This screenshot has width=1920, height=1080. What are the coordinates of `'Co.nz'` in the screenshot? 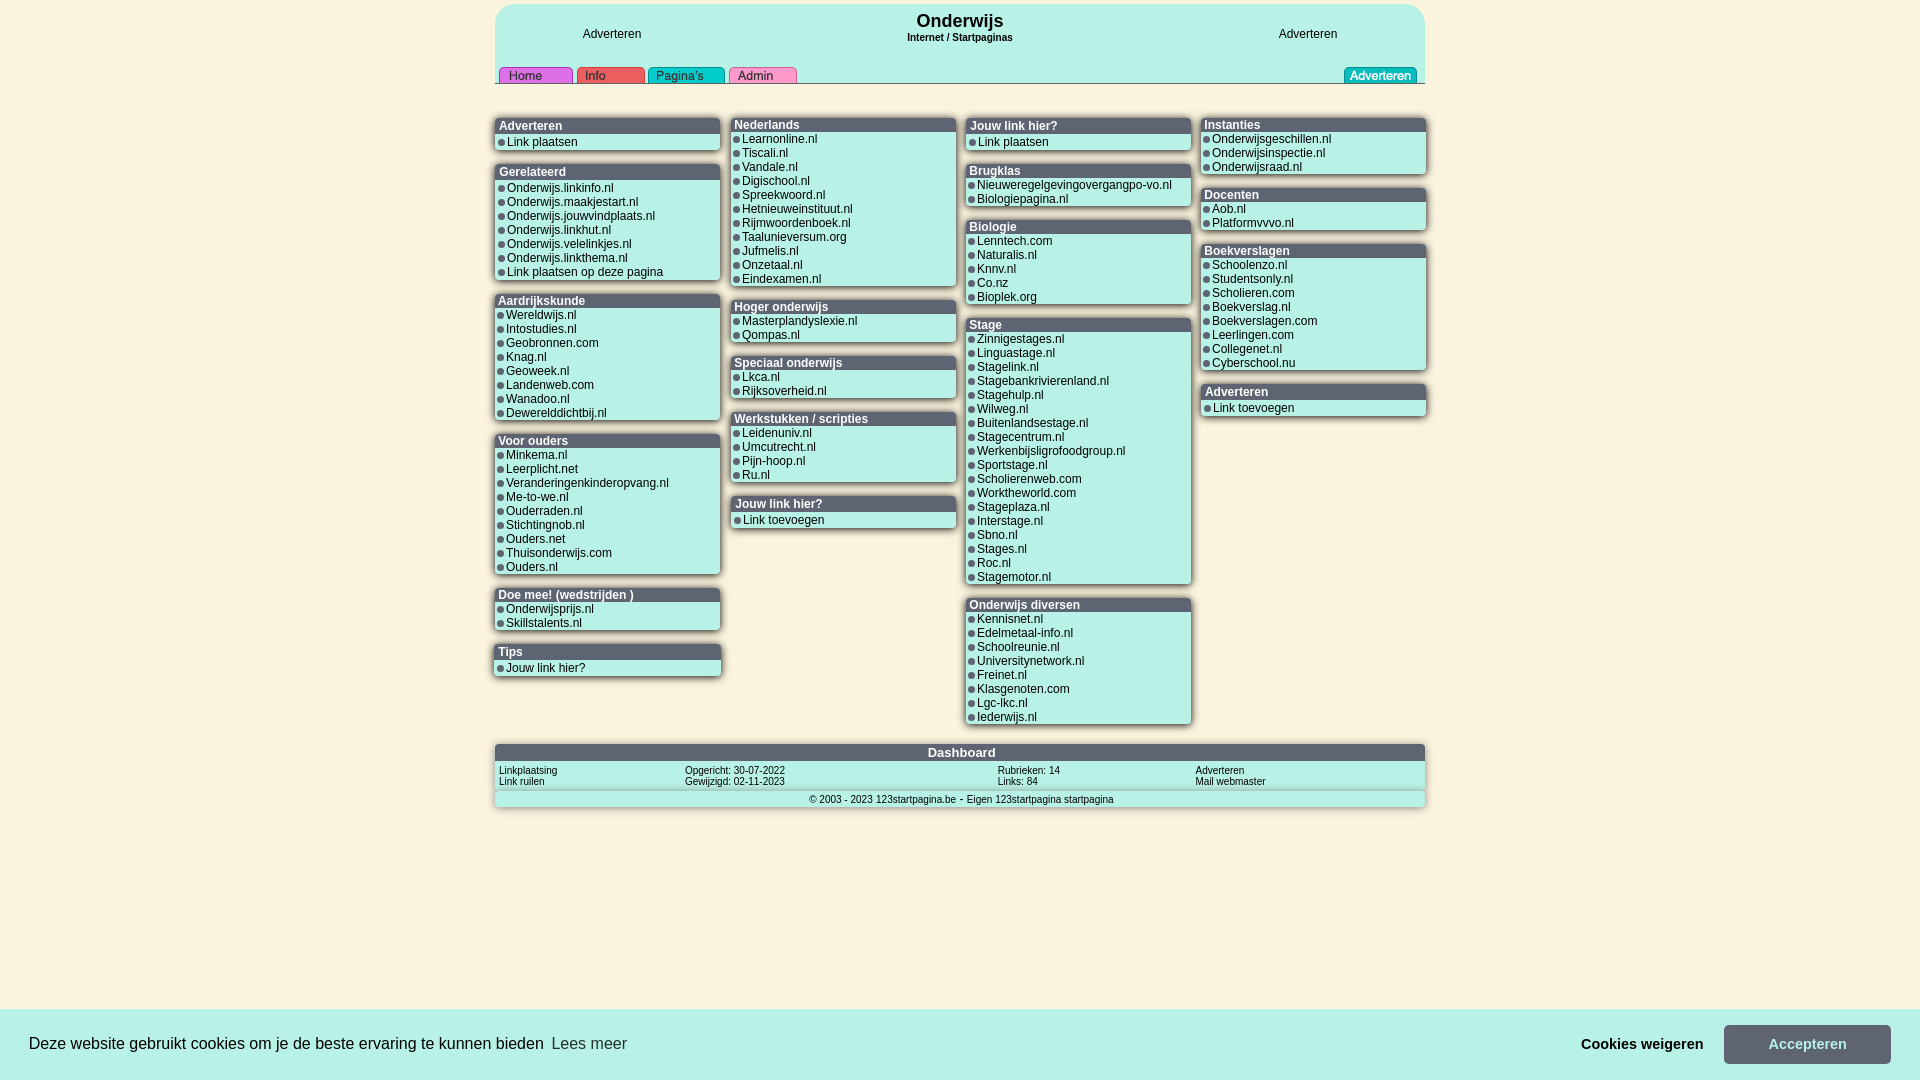 It's located at (977, 282).